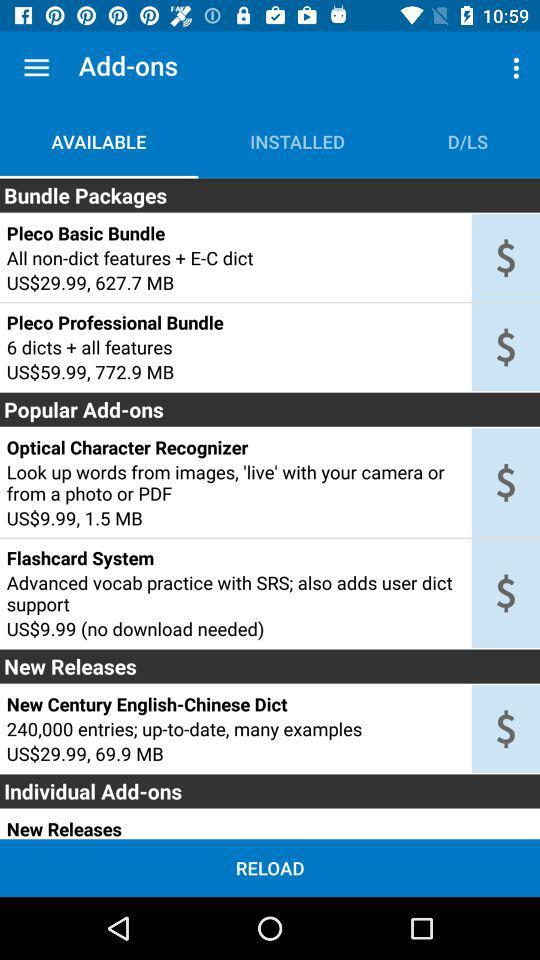  What do you see at coordinates (296, 140) in the screenshot?
I see `item next to d/ls item` at bounding box center [296, 140].